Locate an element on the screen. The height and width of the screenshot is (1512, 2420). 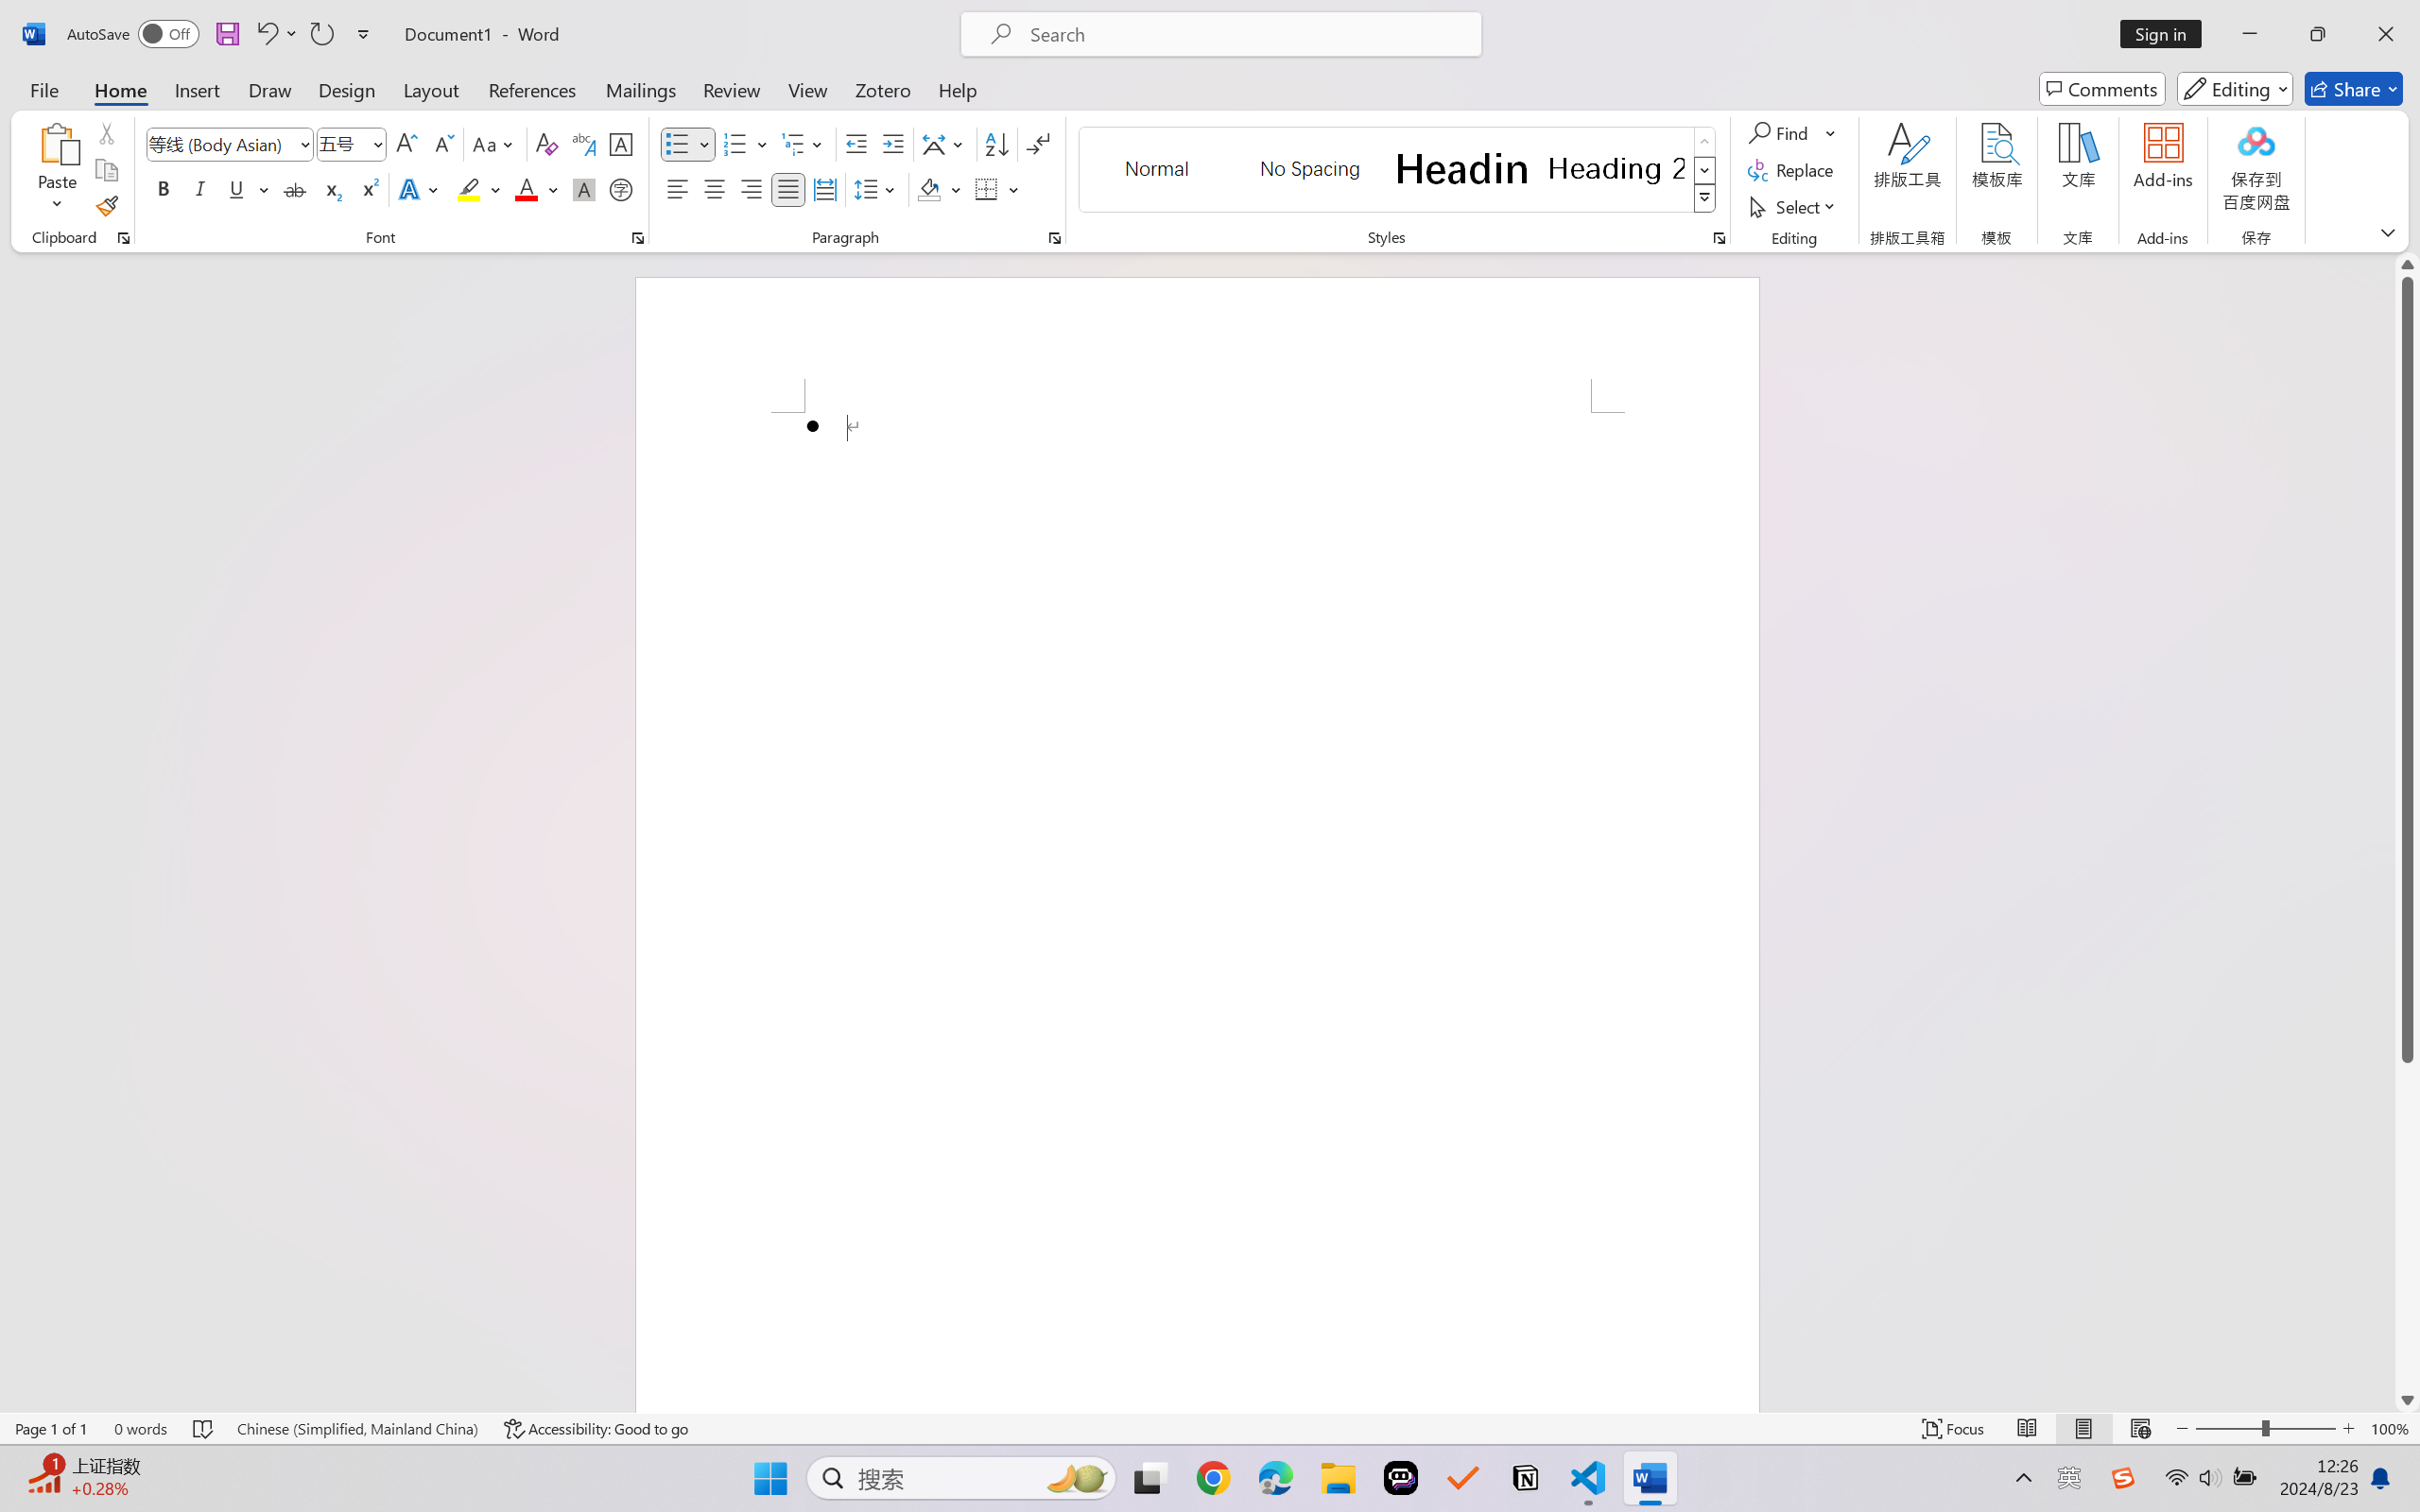
'Zoom 100%' is located at coordinates (2390, 1428).